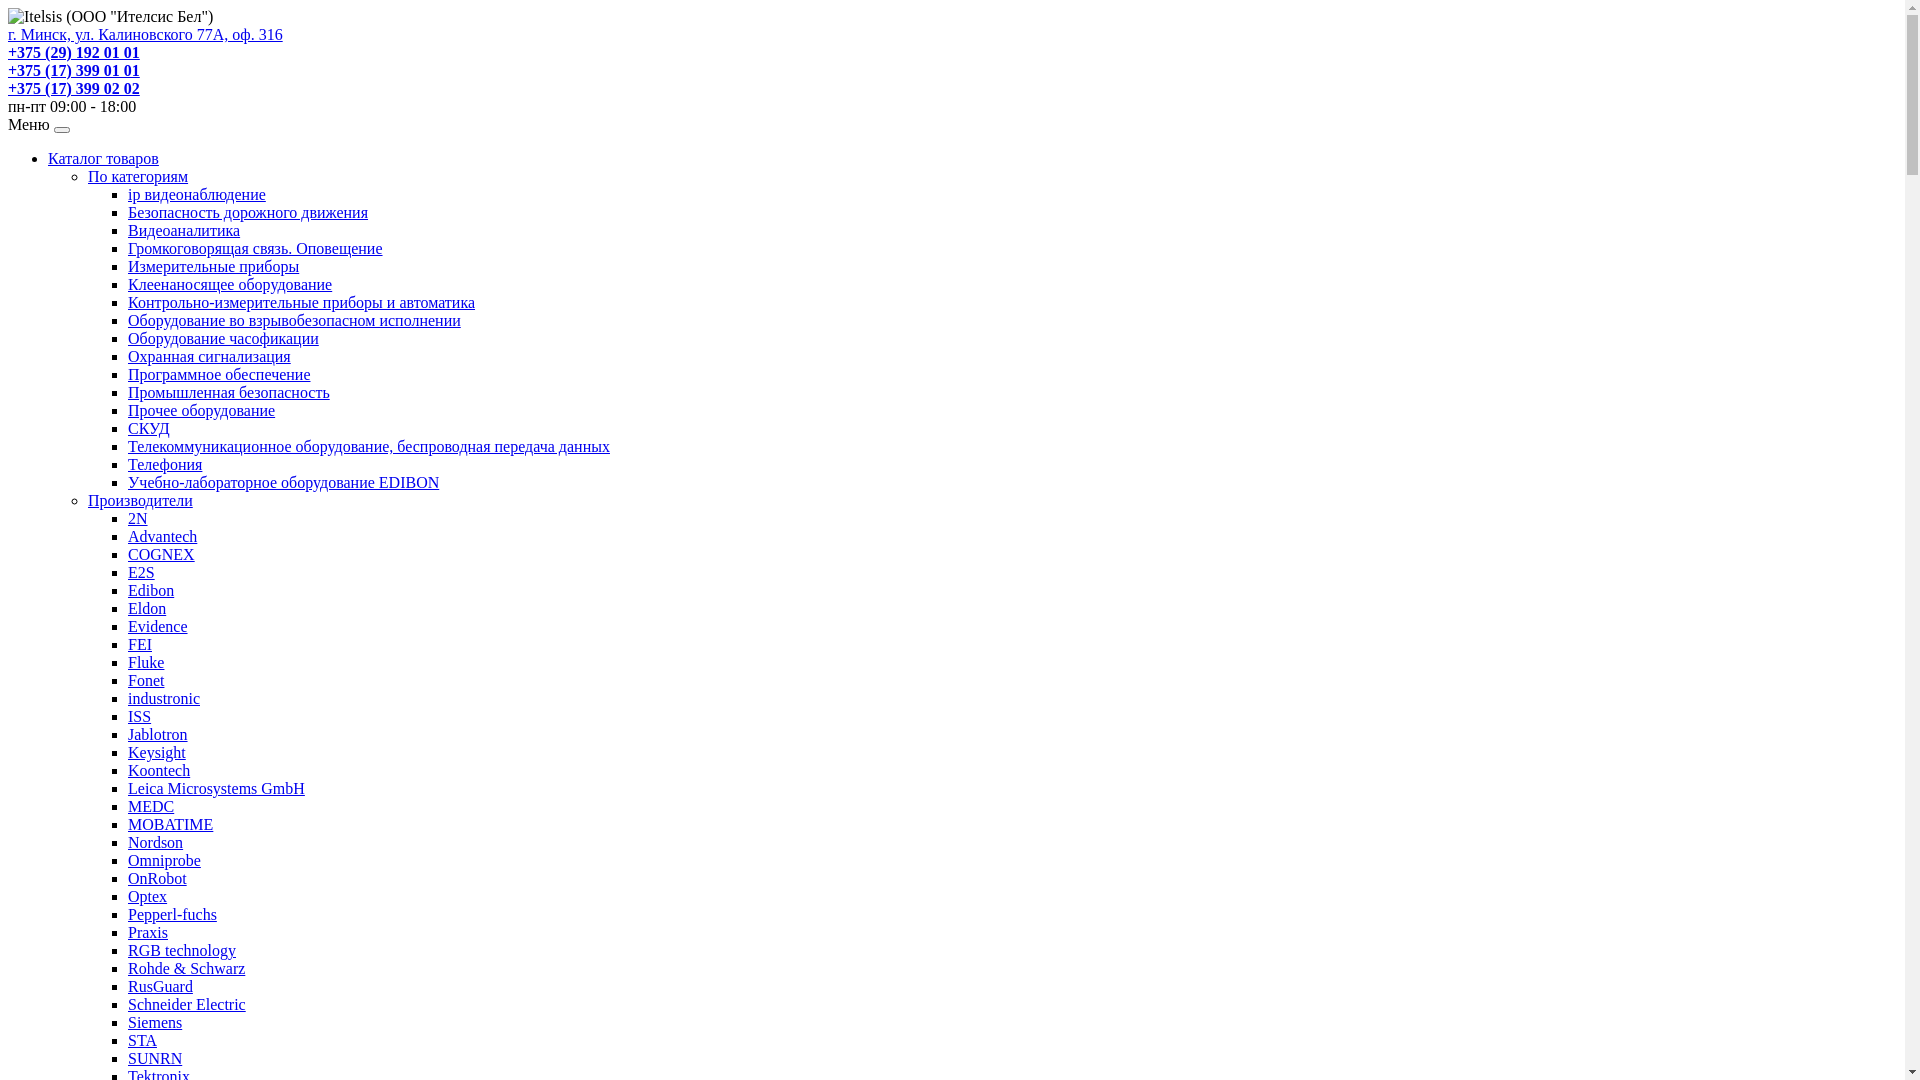  I want to click on 'Pepperl-fuchs', so click(172, 914).